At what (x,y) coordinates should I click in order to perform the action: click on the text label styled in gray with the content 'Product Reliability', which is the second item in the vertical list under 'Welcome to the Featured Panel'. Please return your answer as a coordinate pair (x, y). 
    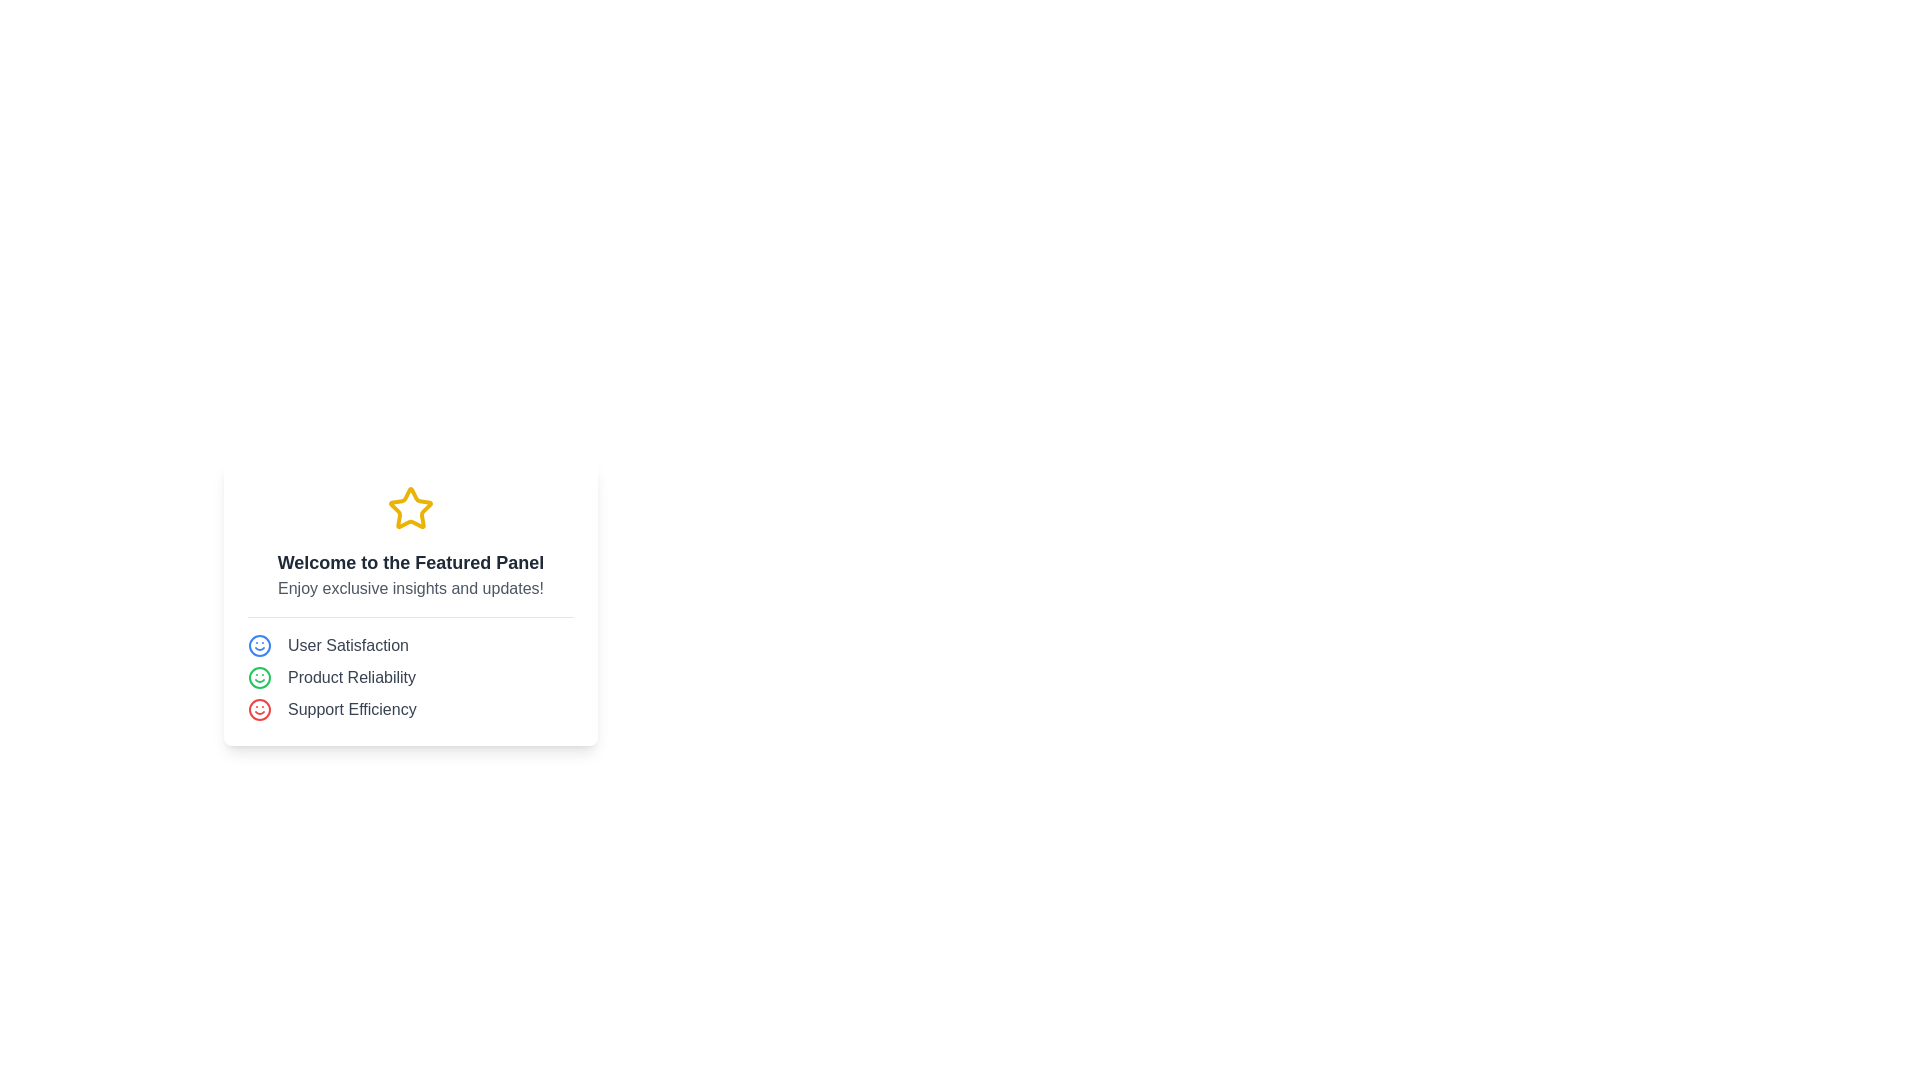
    Looking at the image, I should click on (351, 676).